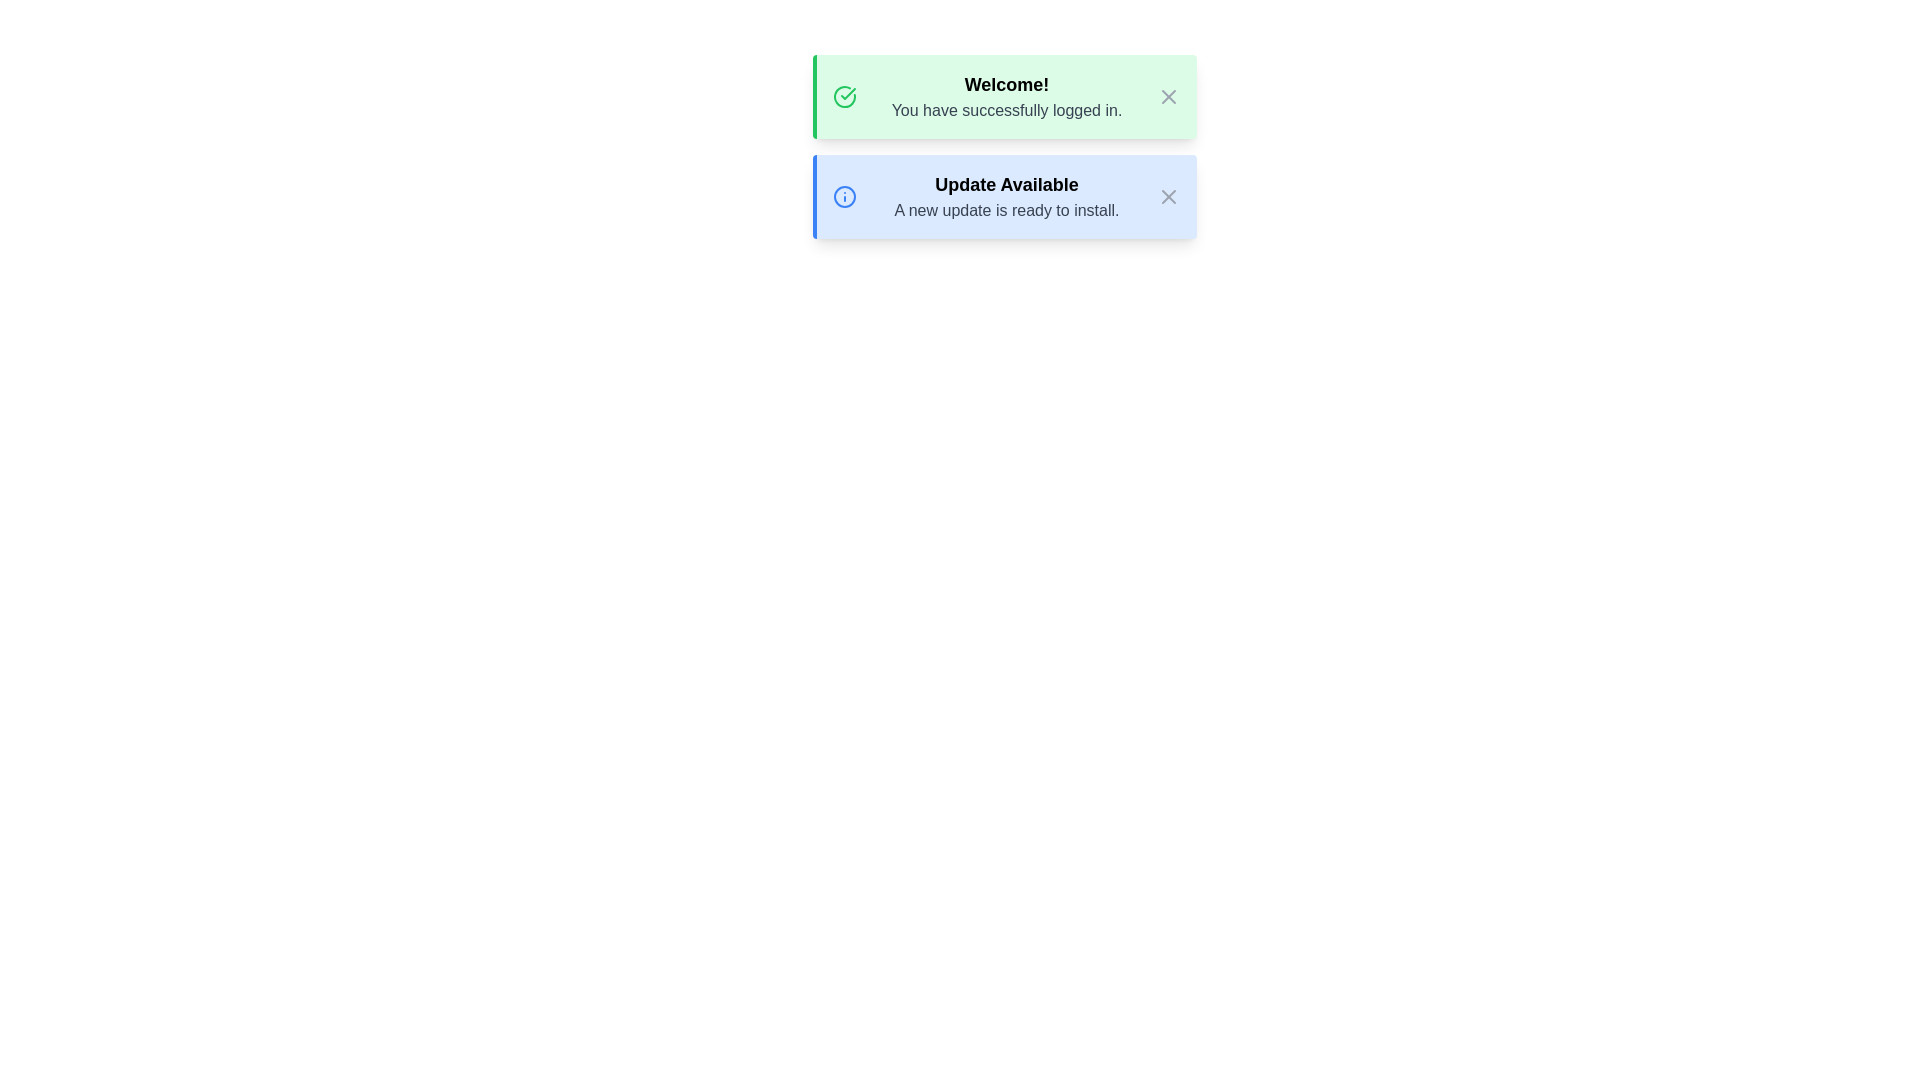 The width and height of the screenshot is (1920, 1080). I want to click on the circular blue icon featuring an 'i' symbol, so click(844, 196).